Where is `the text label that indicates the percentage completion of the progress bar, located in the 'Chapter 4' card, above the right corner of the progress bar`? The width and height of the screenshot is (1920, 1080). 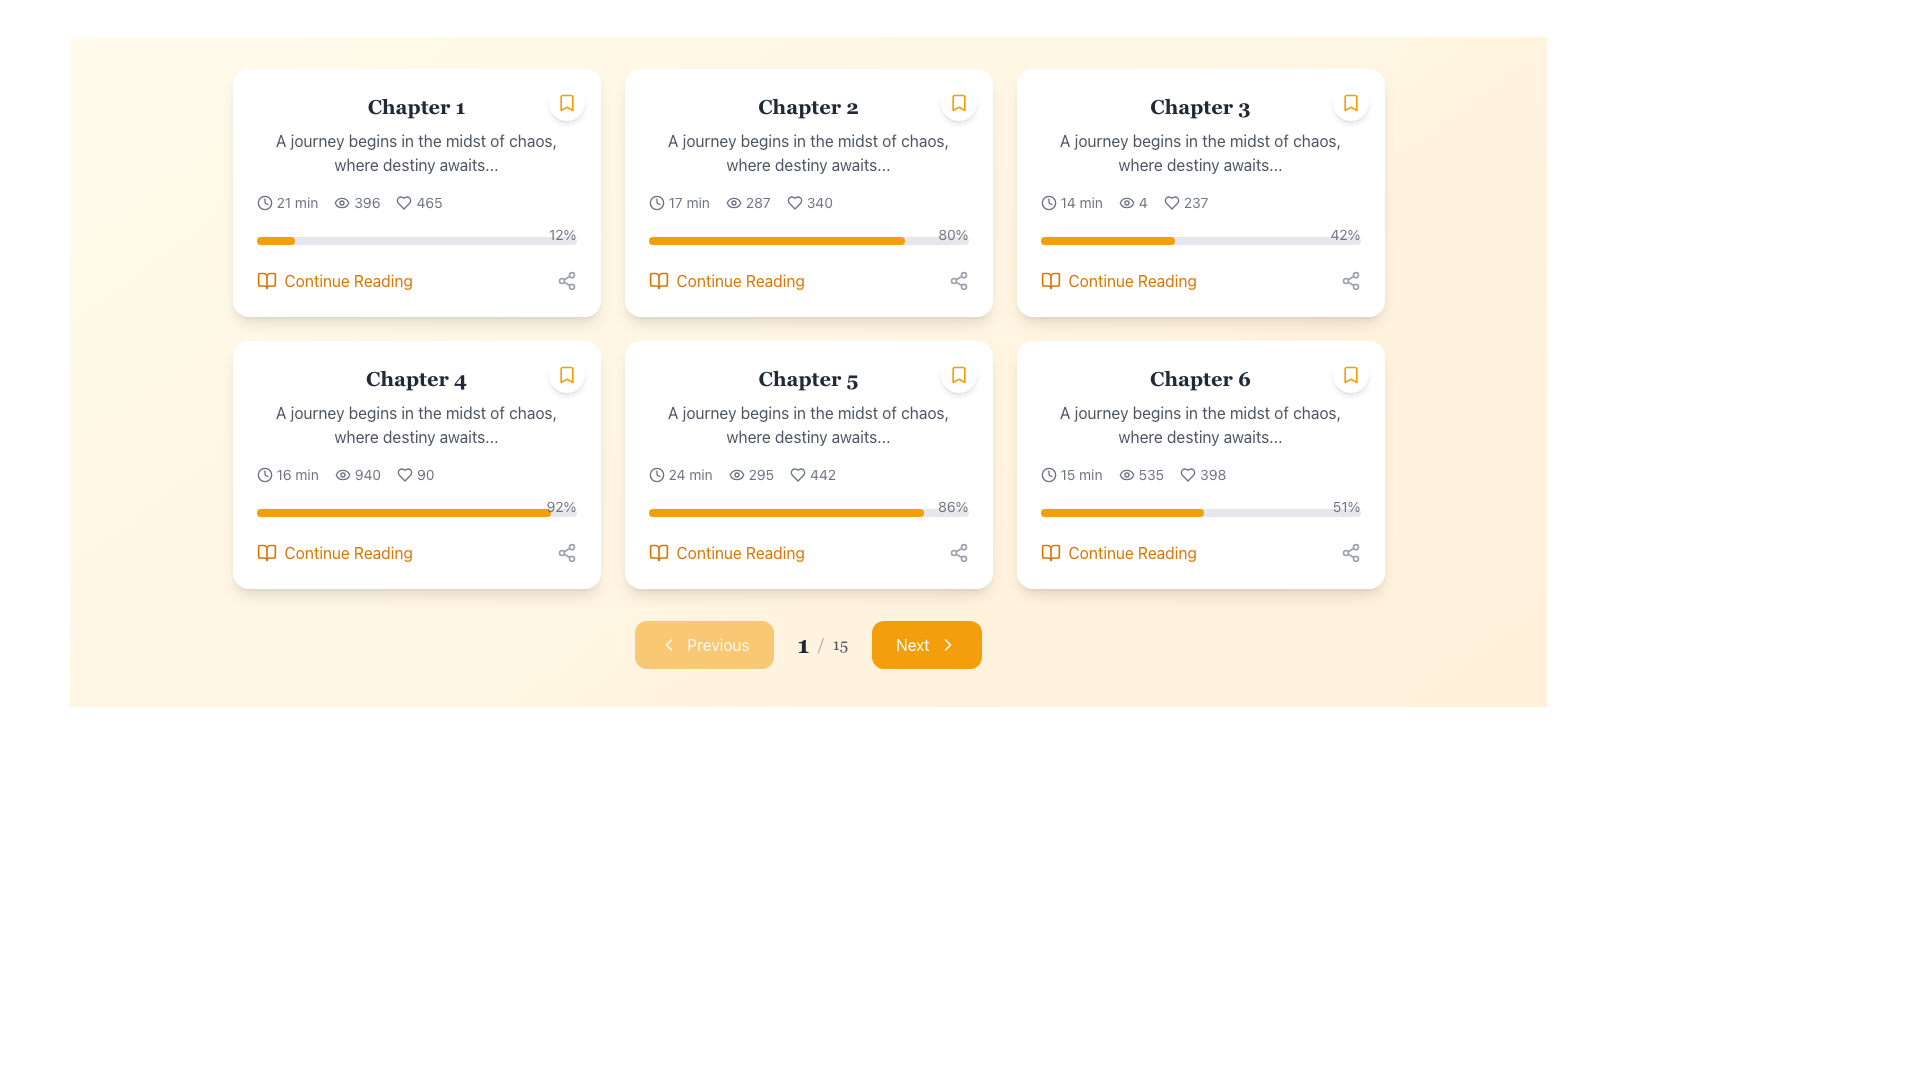 the text label that indicates the percentage completion of the progress bar, located in the 'Chapter 4' card, above the right corner of the progress bar is located at coordinates (560, 505).